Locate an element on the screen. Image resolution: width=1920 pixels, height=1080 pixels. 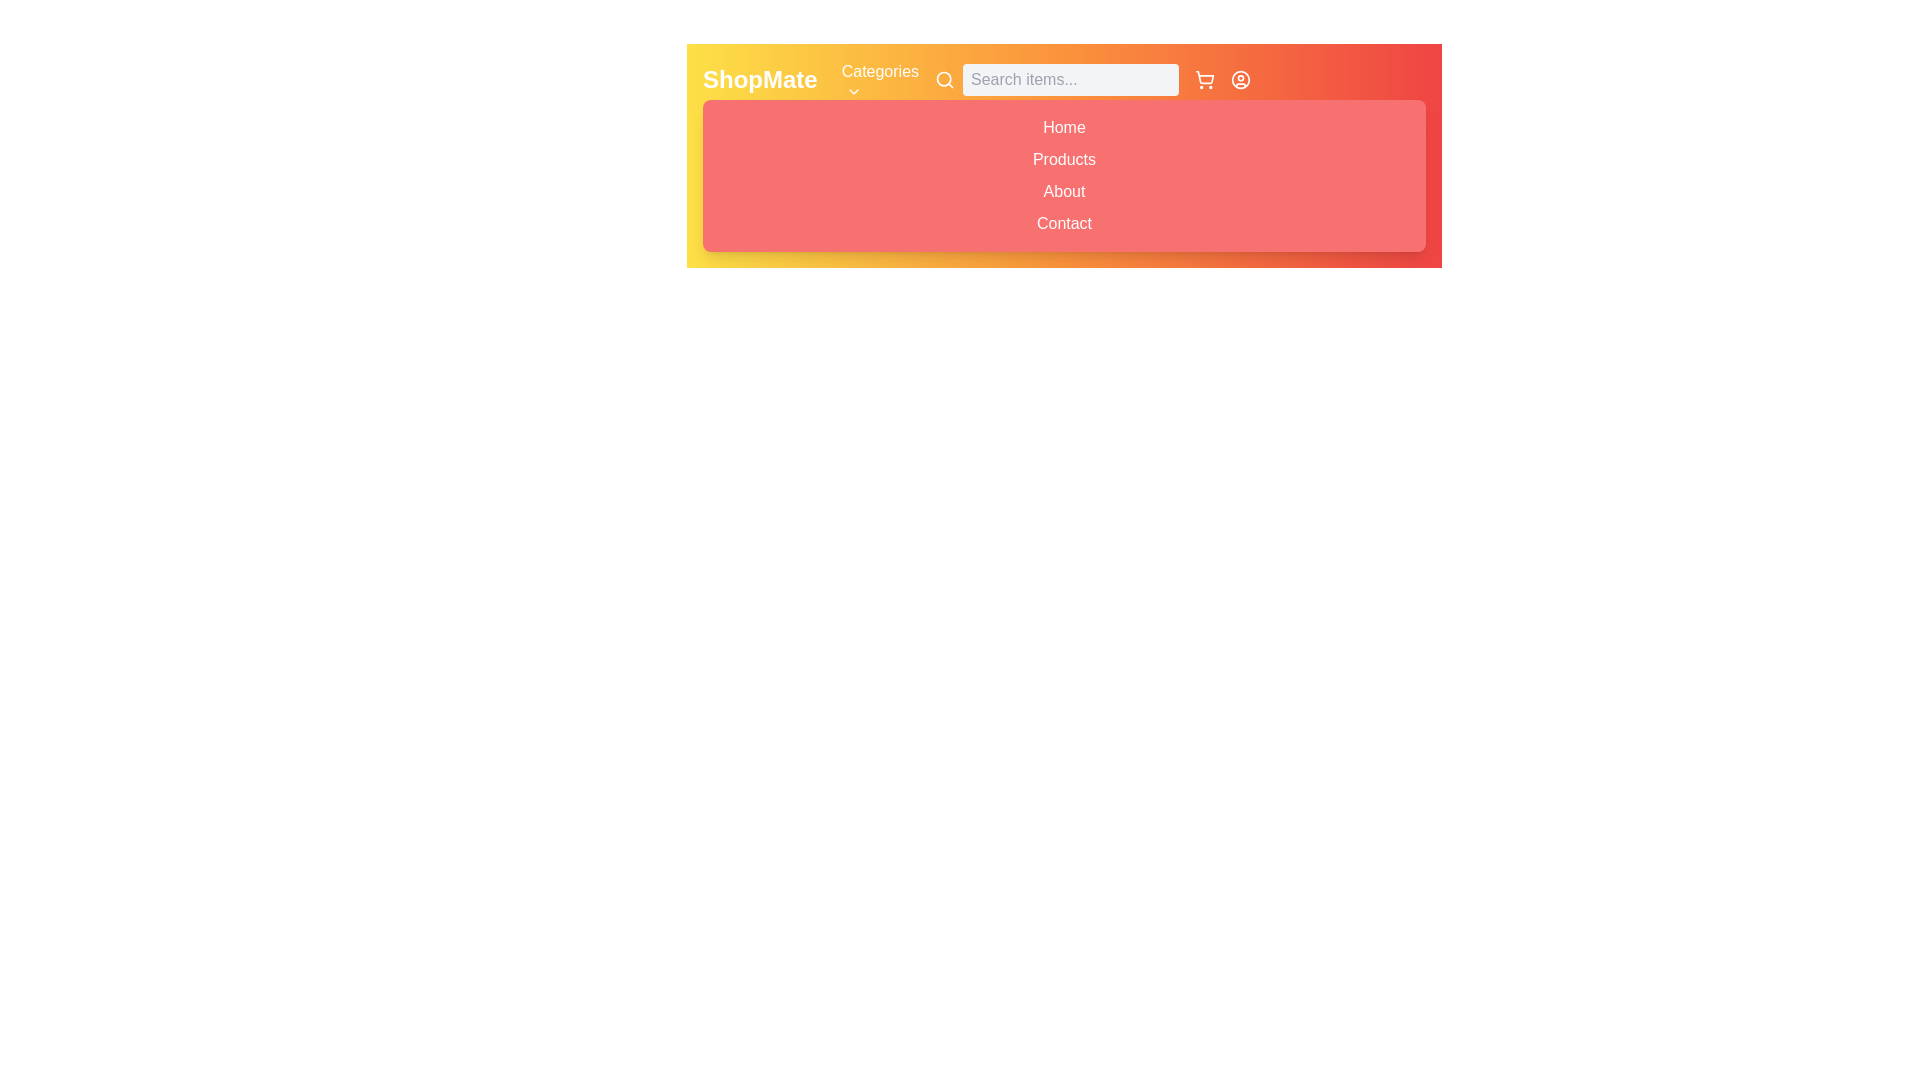
the 'Contact' navigation link, which is the last item in the vertically stacked menu, to trigger hover effects is located at coordinates (1063, 223).